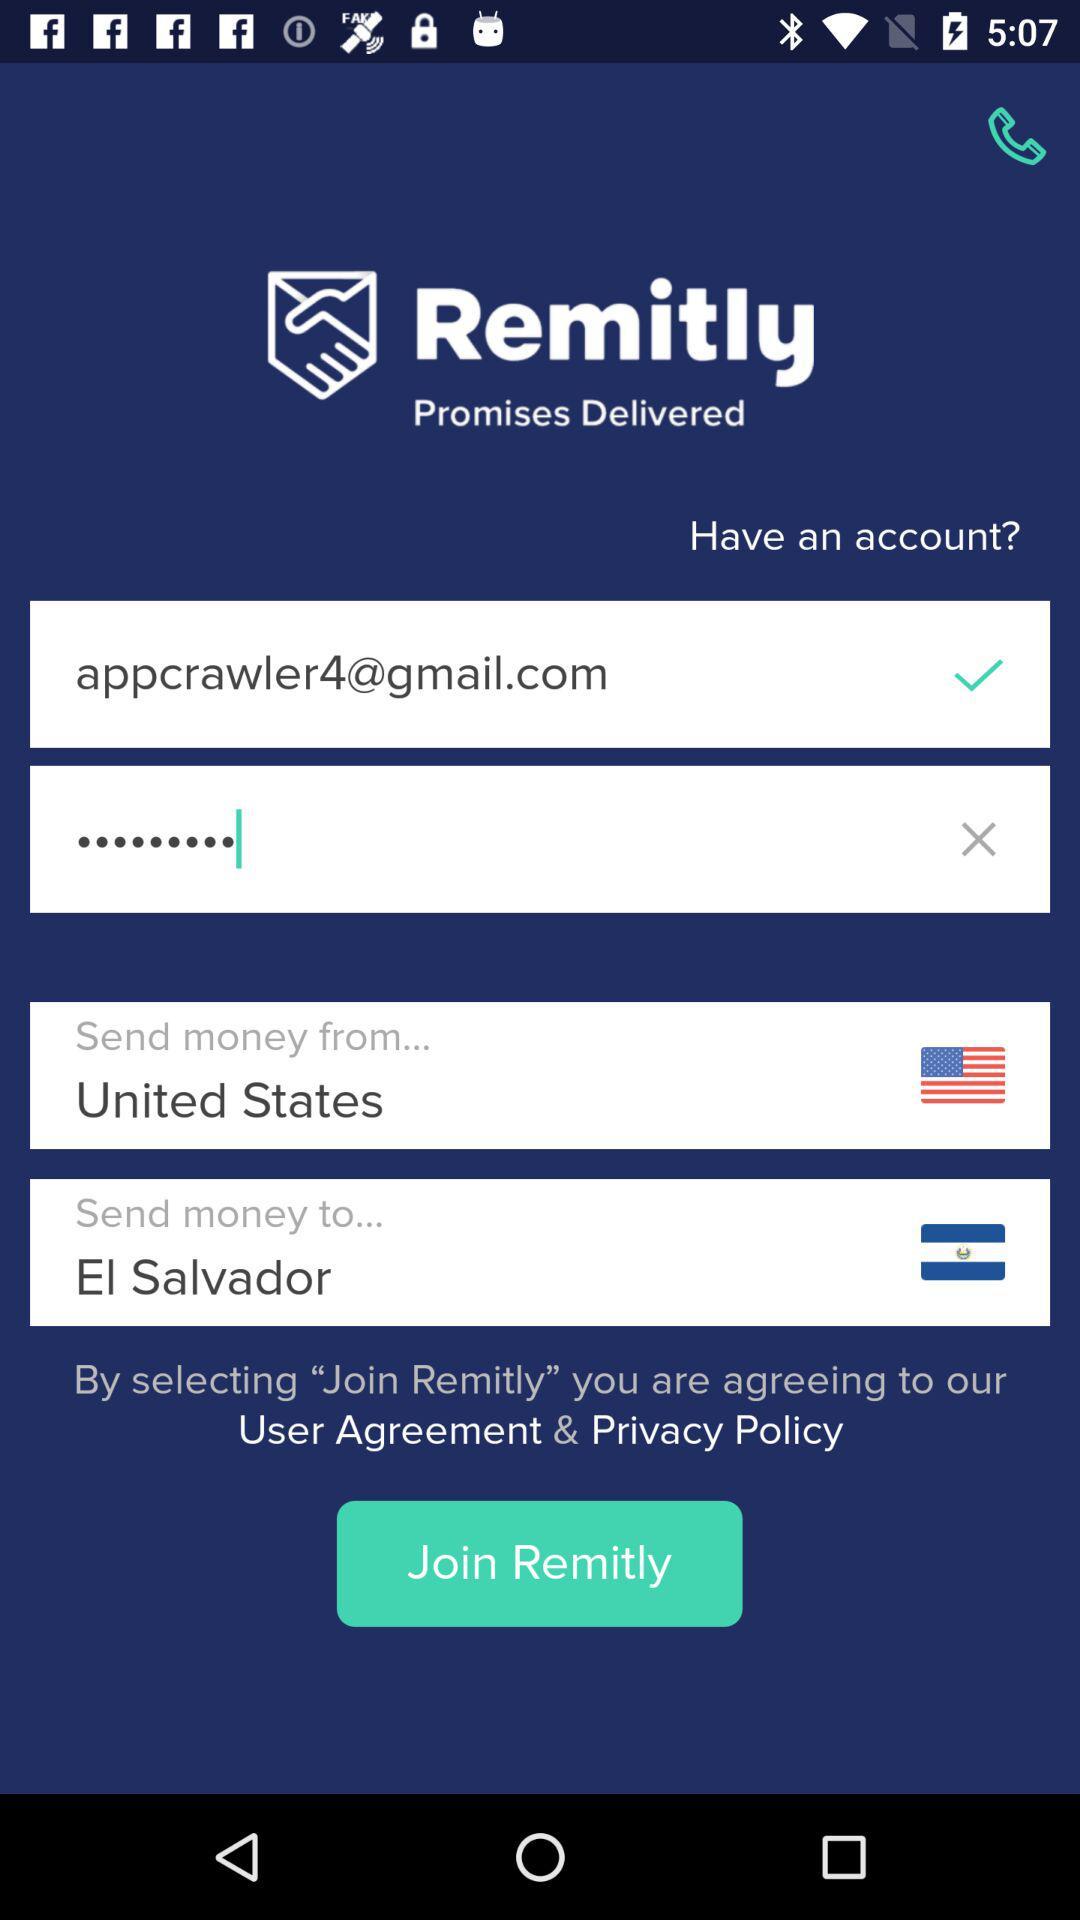 Image resolution: width=1080 pixels, height=1920 pixels. I want to click on the appcrawler4@gmail.com icon, so click(540, 674).